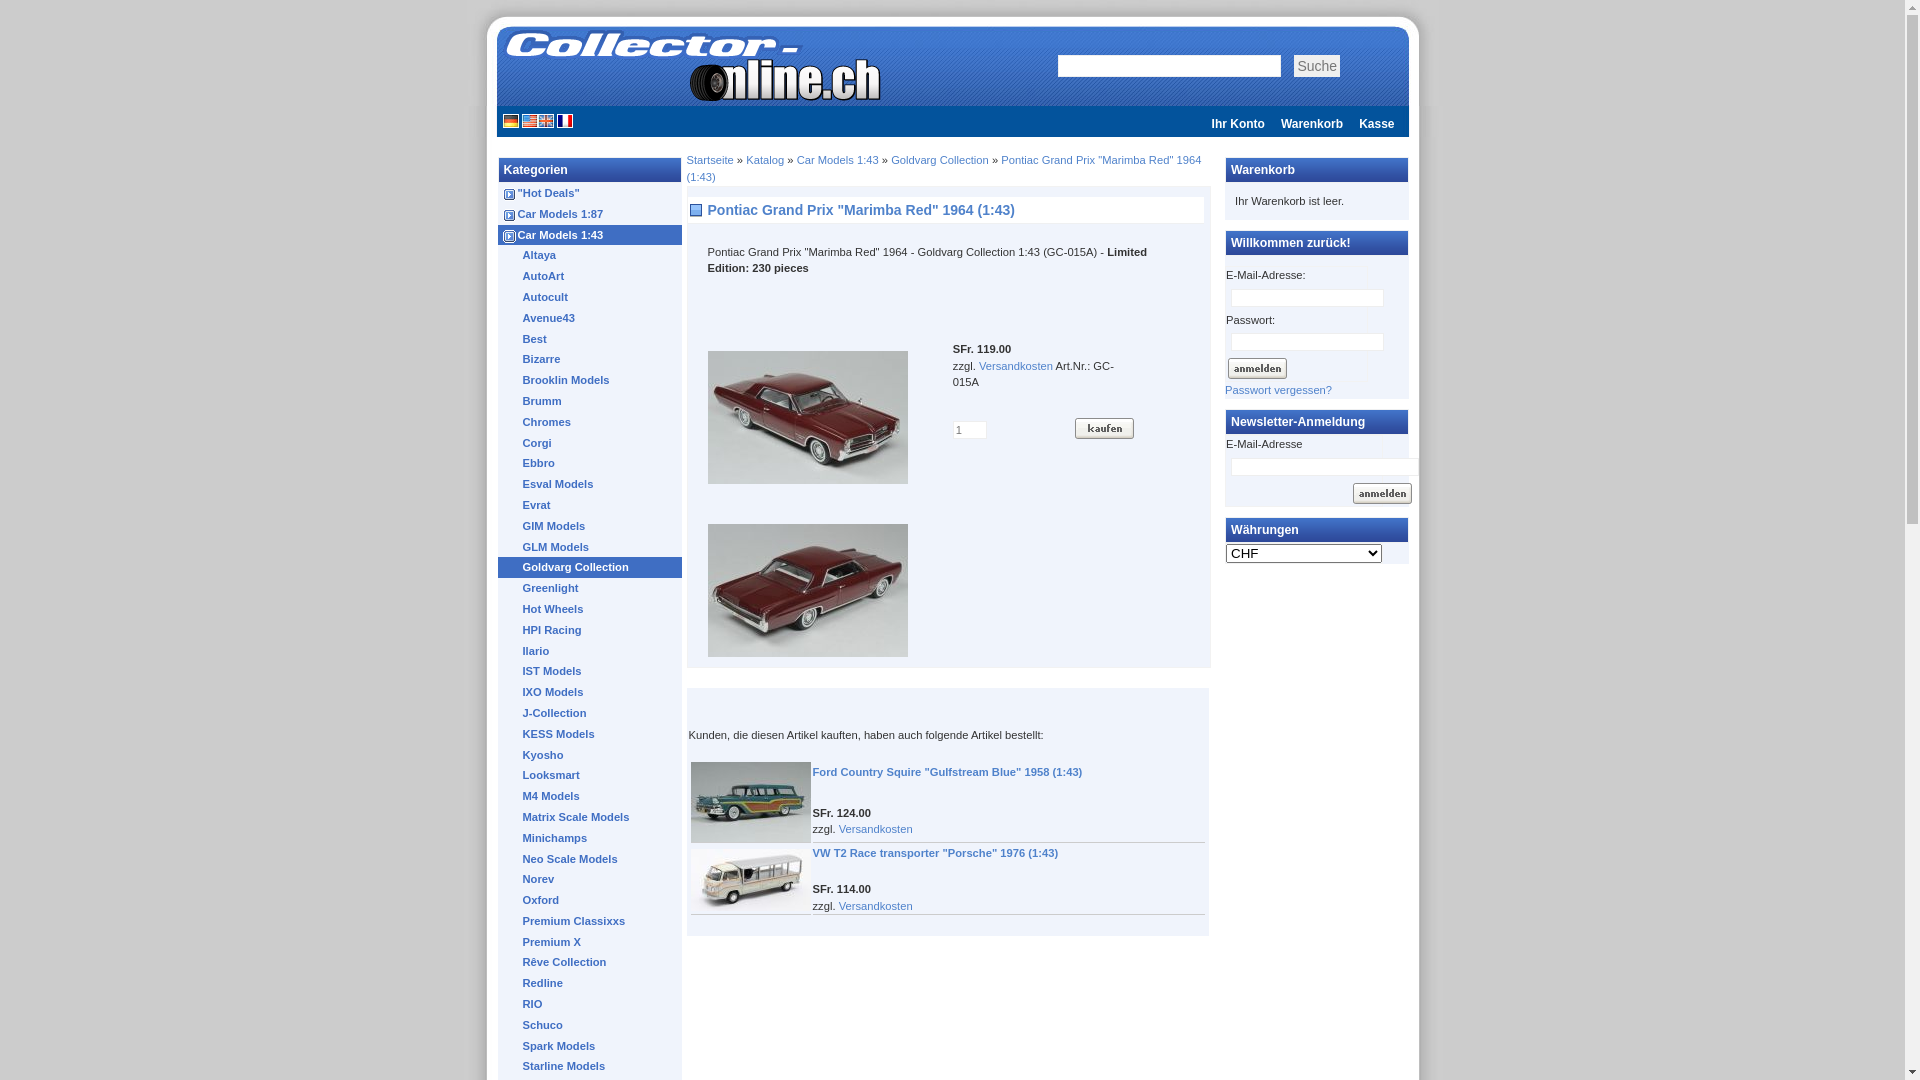 The image size is (1920, 1080). Describe the element at coordinates (942, 167) in the screenshot. I see `'Pontiac Grand Prix "Marimba Red" 1964 (1:43)'` at that location.